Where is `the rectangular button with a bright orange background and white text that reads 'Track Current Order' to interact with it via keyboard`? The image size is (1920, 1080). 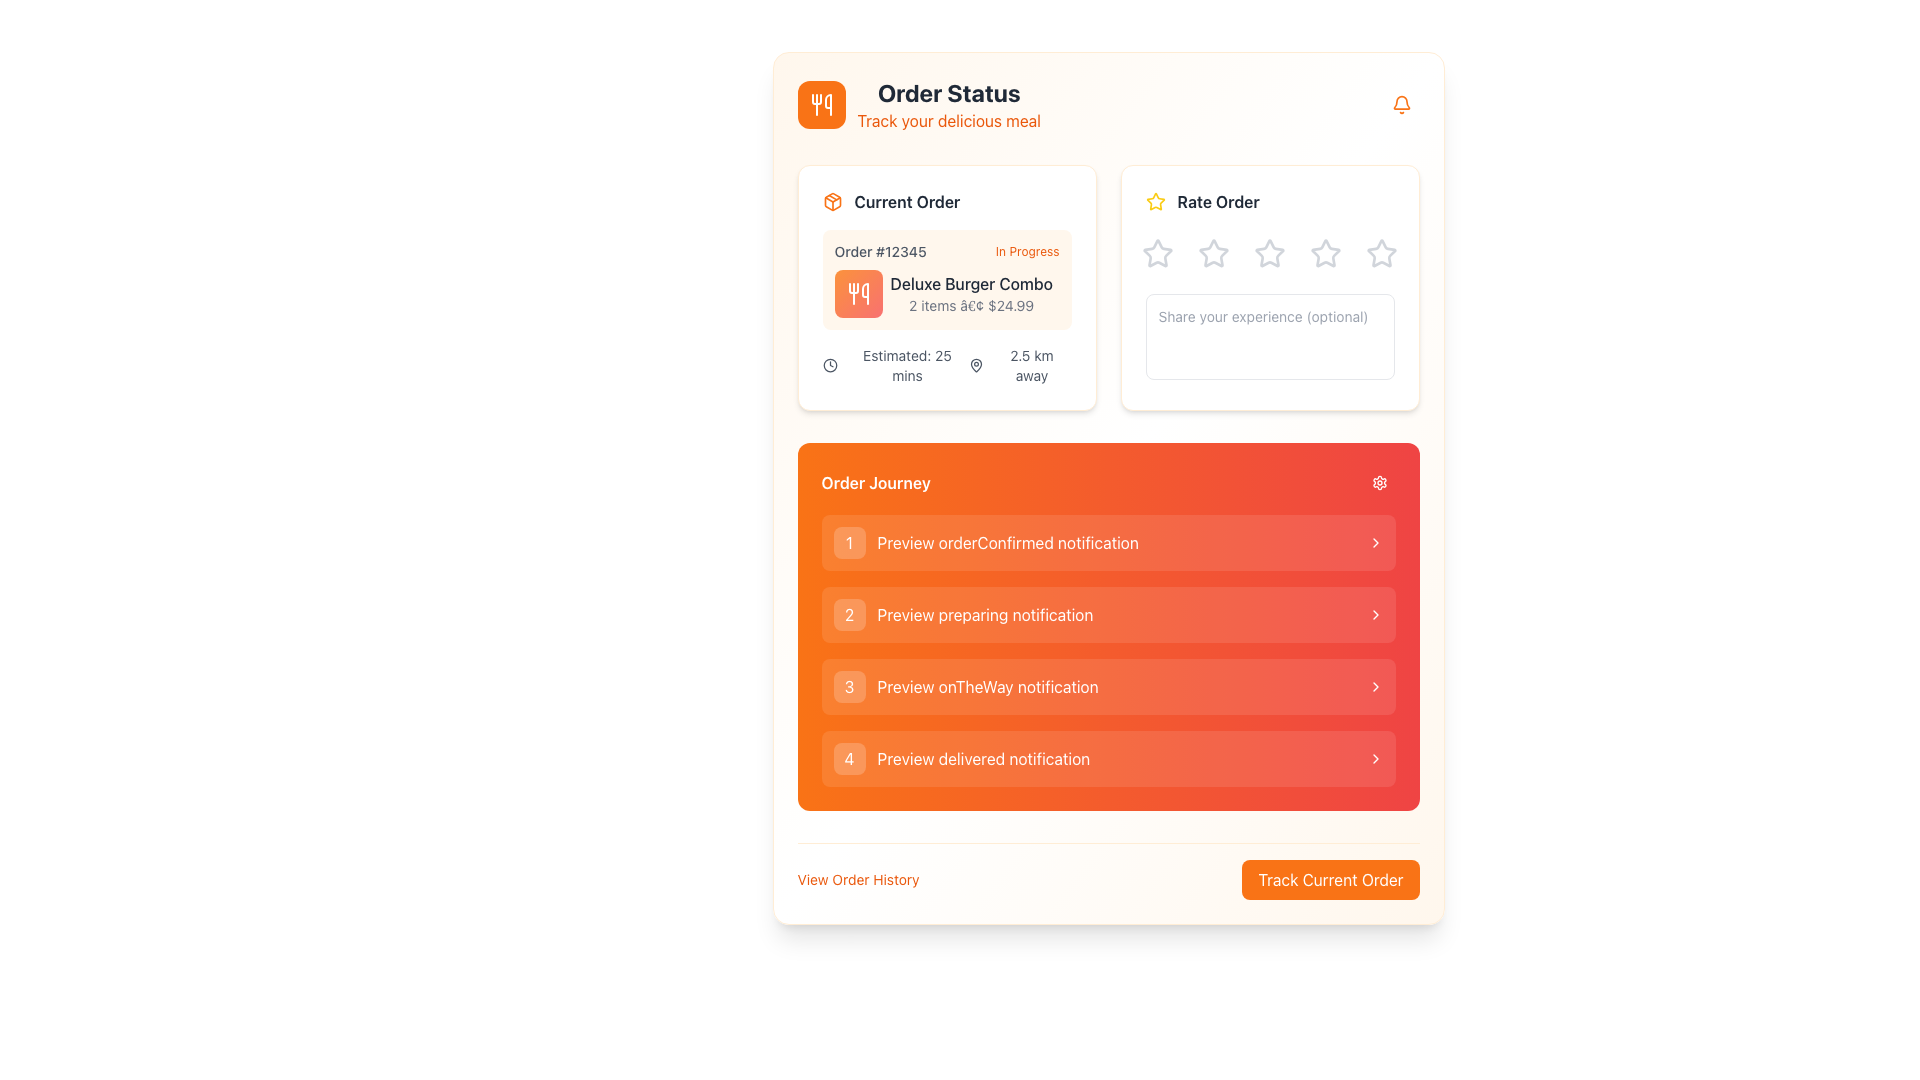 the rectangular button with a bright orange background and white text that reads 'Track Current Order' to interact with it via keyboard is located at coordinates (1330, 878).